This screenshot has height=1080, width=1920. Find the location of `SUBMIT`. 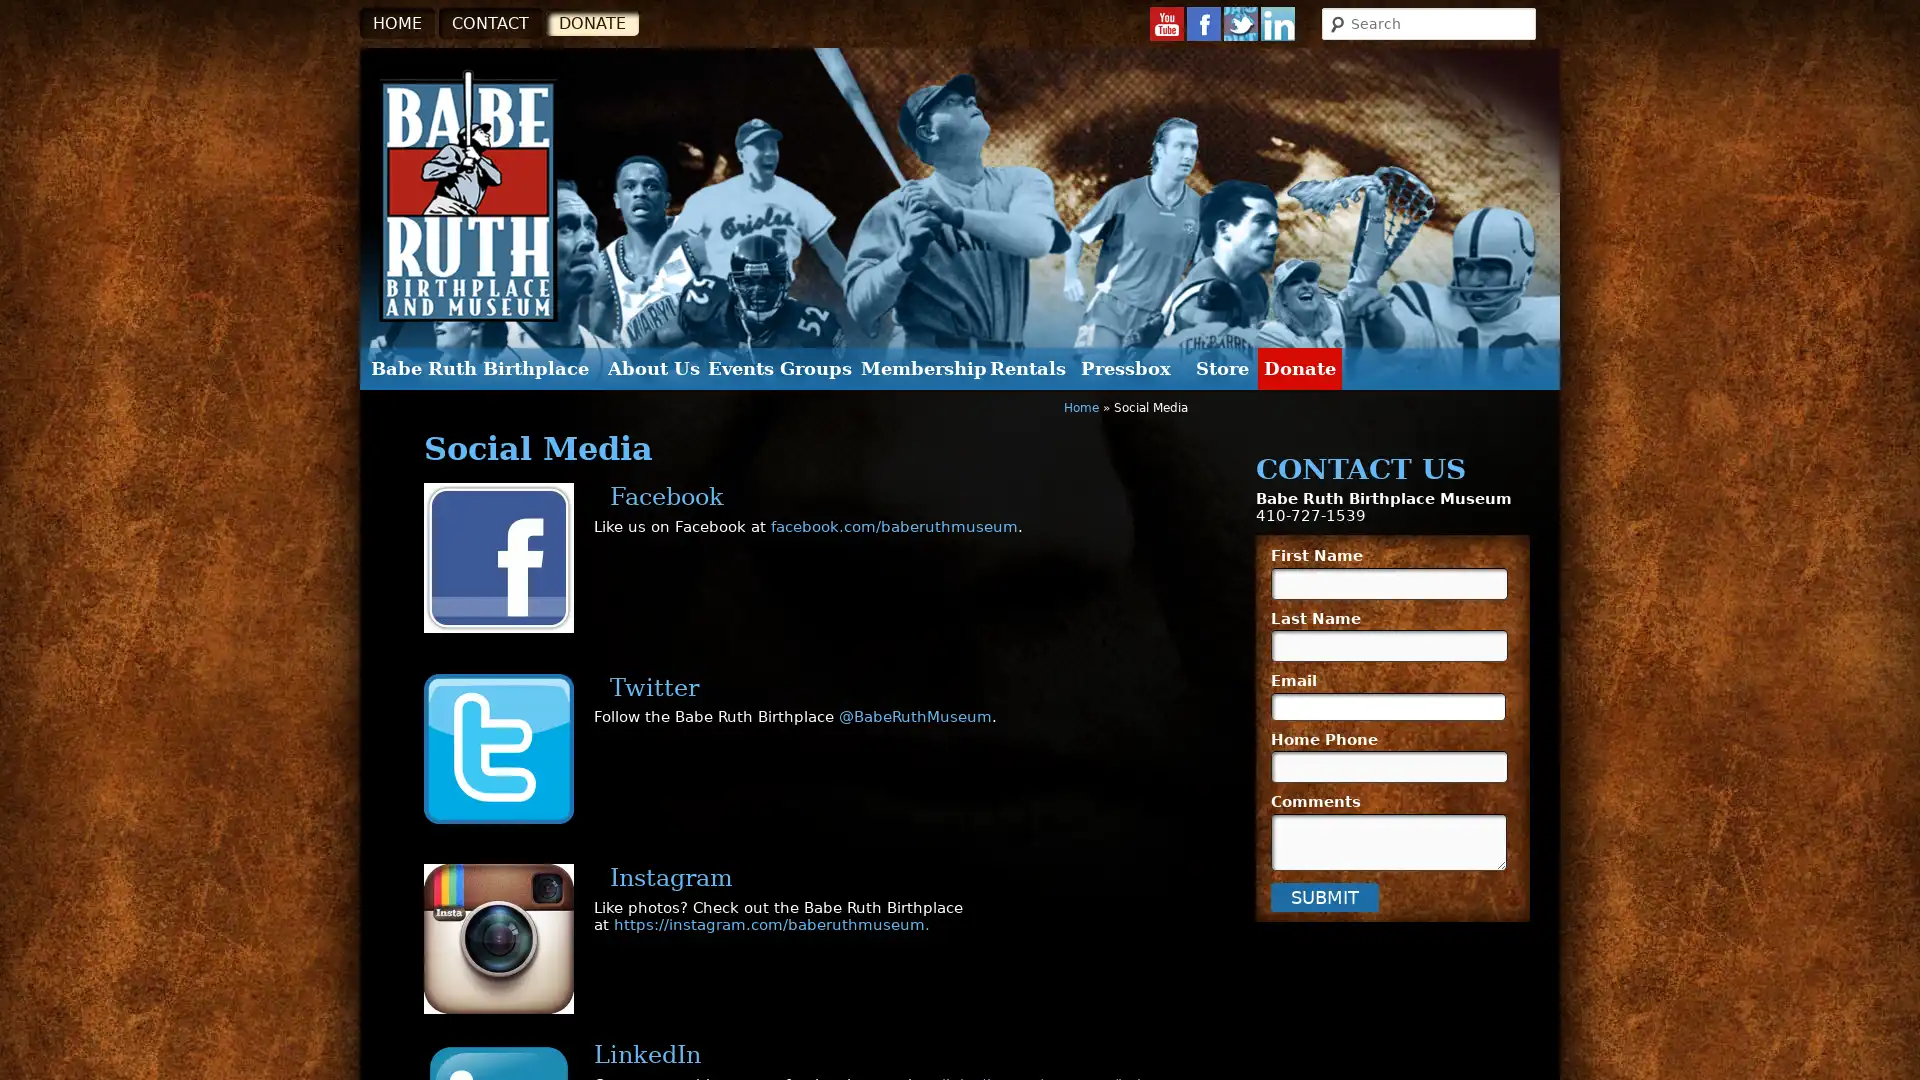

SUBMIT is located at coordinates (1324, 895).